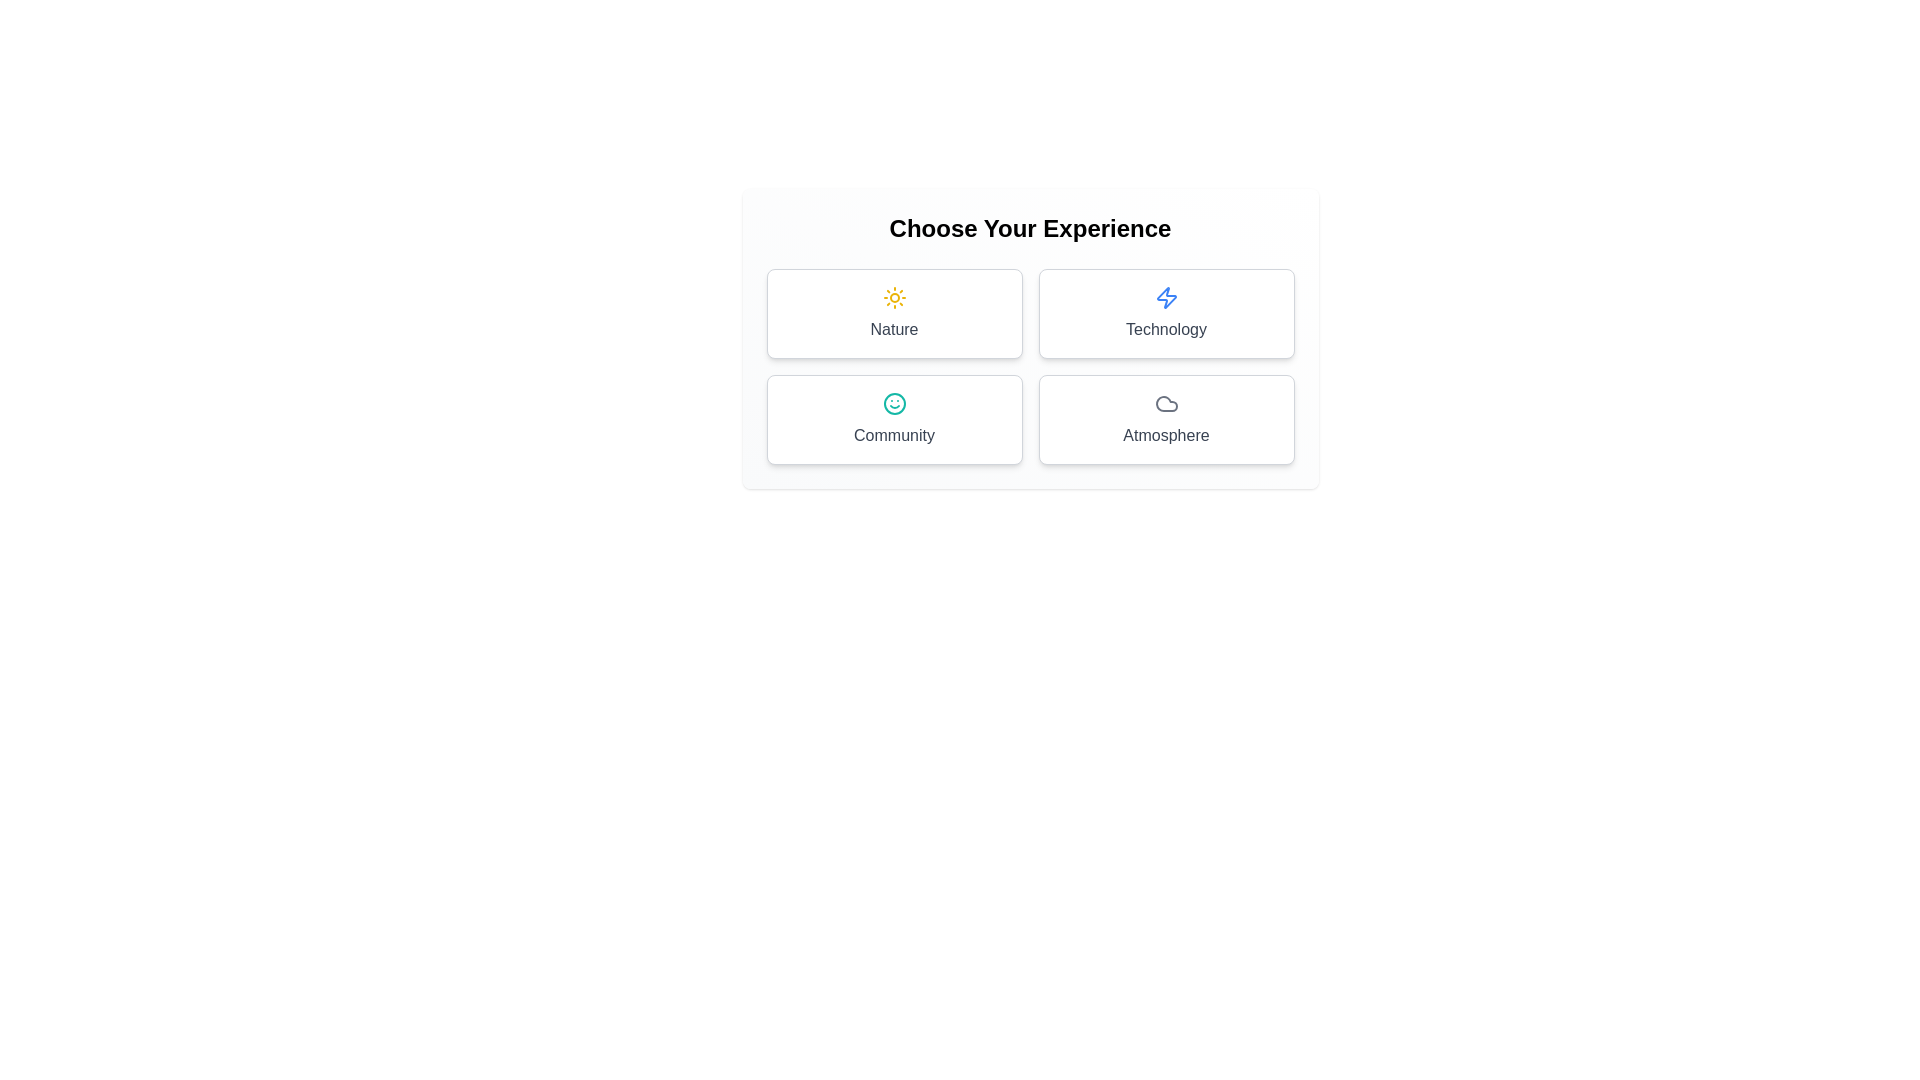  Describe the element at coordinates (893, 313) in the screenshot. I see `the button representing the theme Nature` at that location.